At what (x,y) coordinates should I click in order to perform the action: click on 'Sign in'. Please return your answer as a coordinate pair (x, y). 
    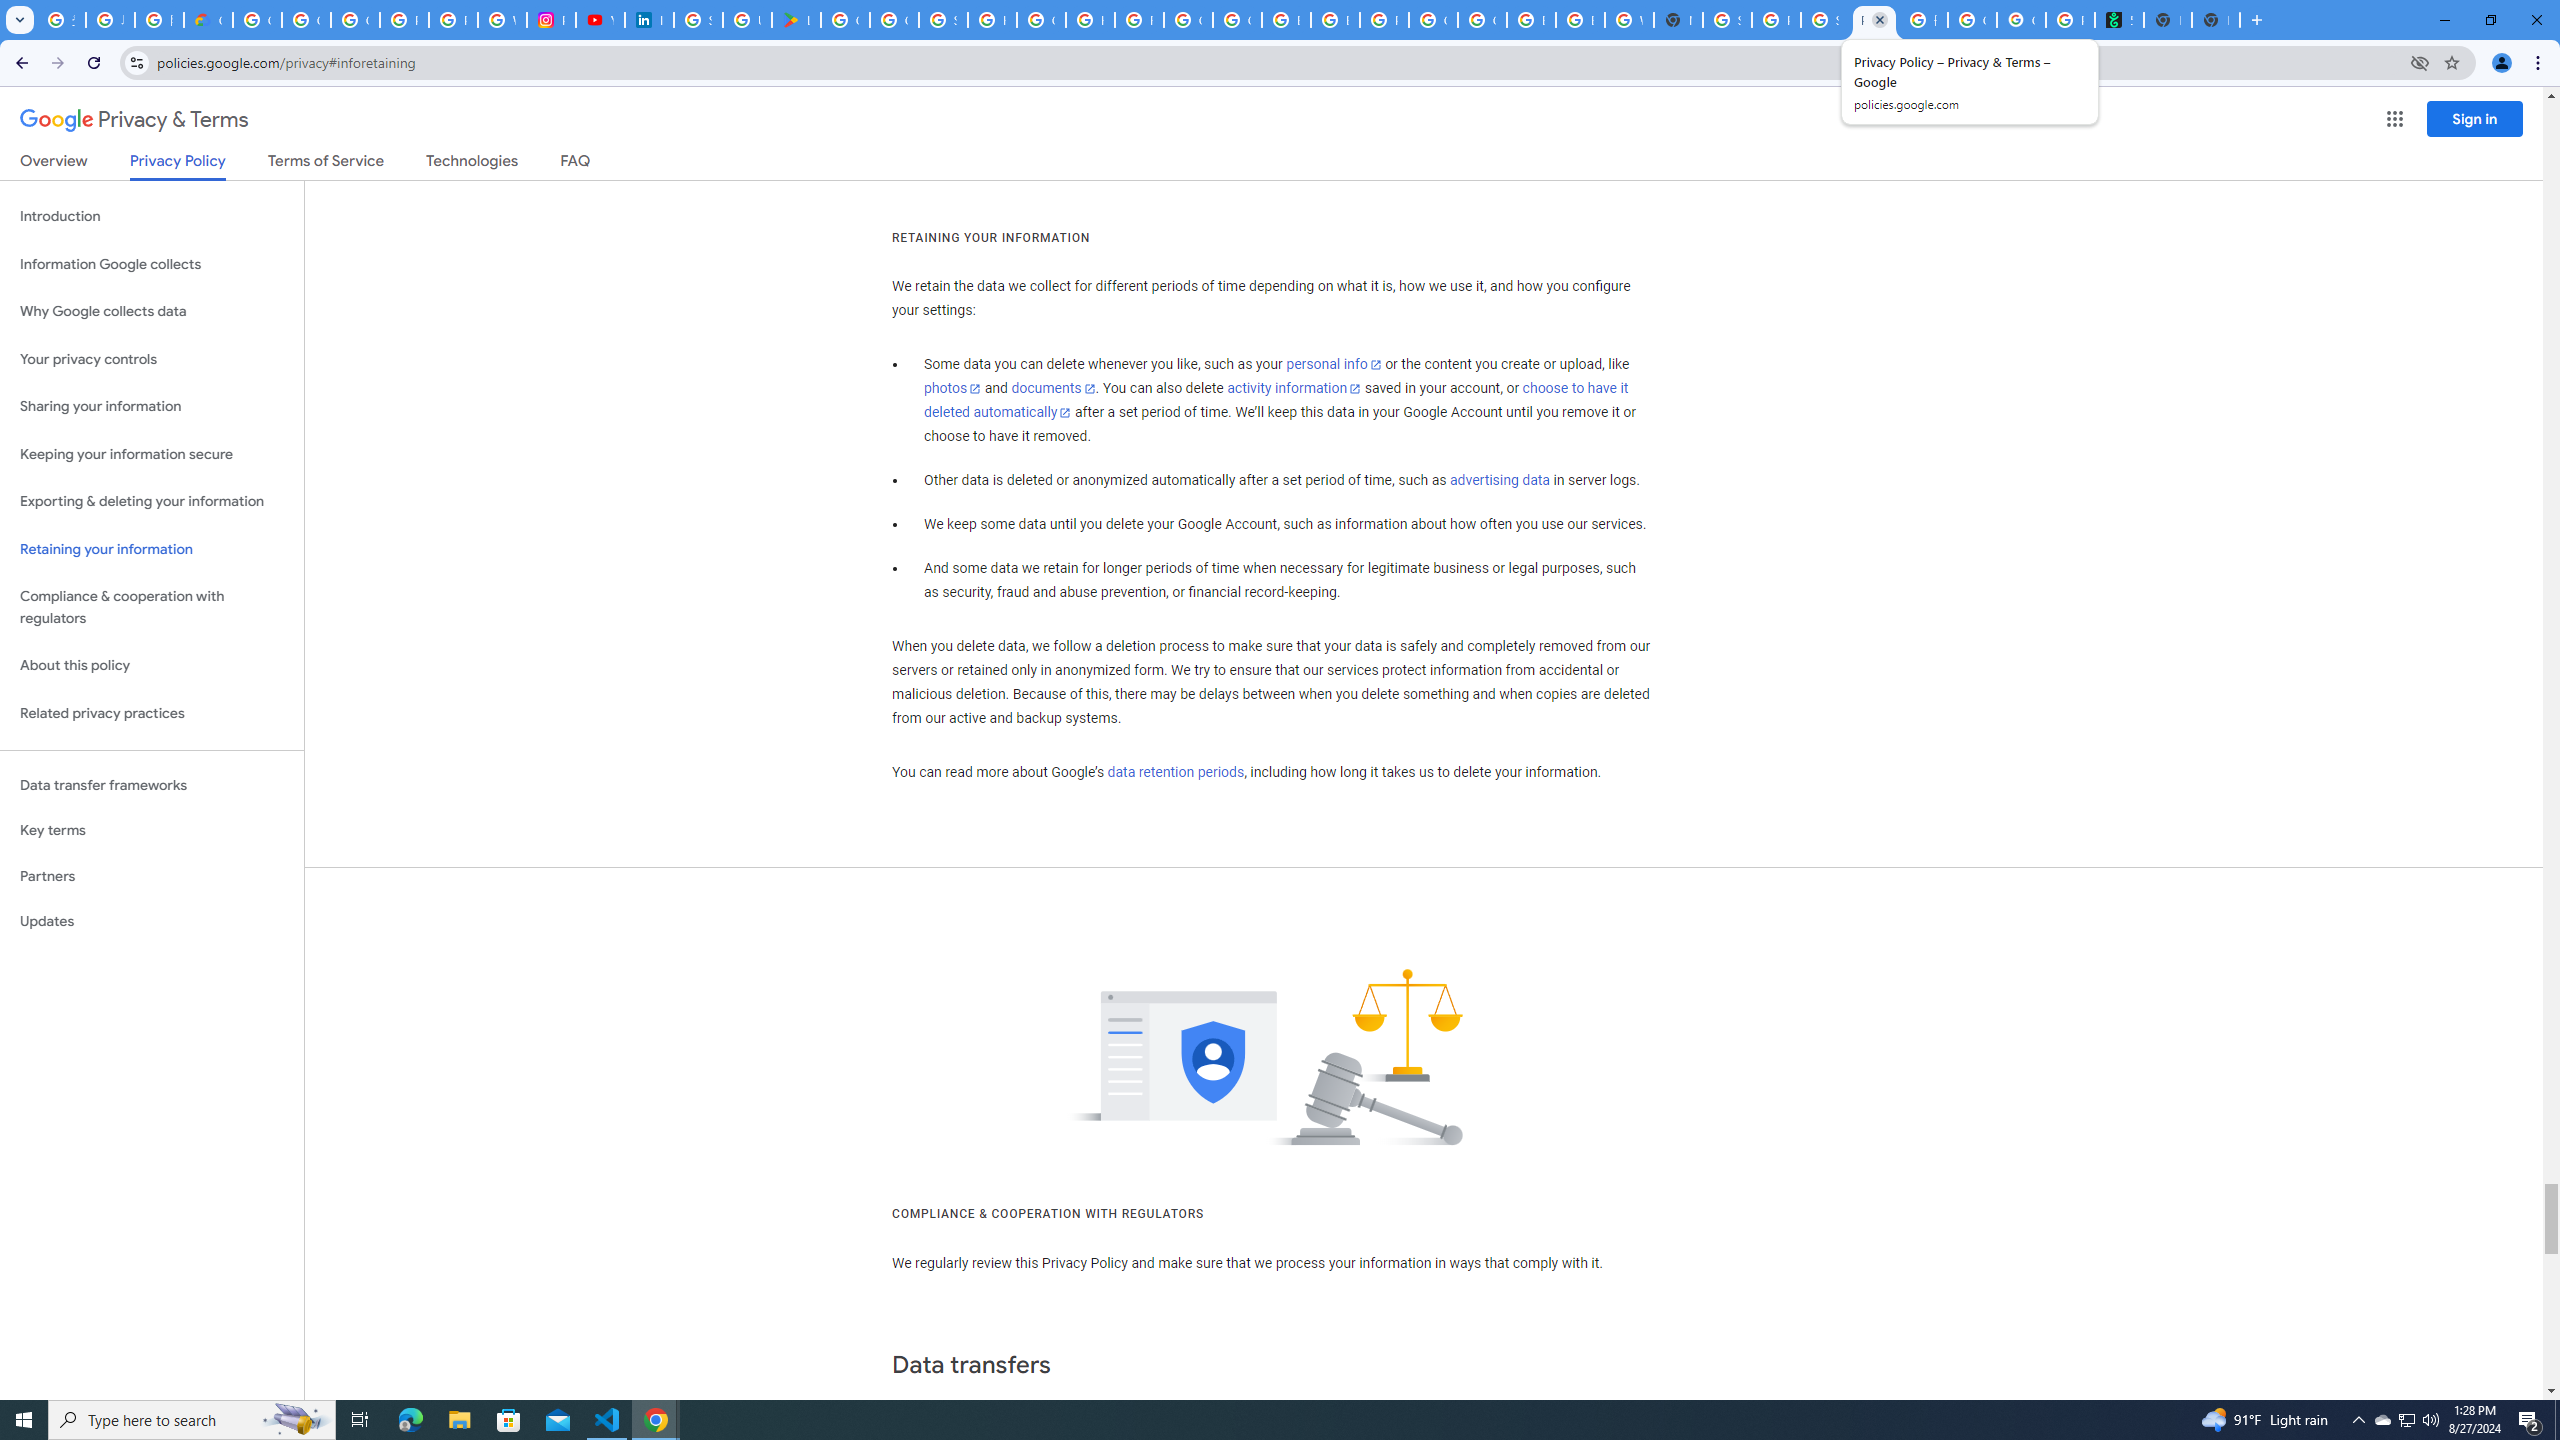
    Looking at the image, I should click on (2474, 118).